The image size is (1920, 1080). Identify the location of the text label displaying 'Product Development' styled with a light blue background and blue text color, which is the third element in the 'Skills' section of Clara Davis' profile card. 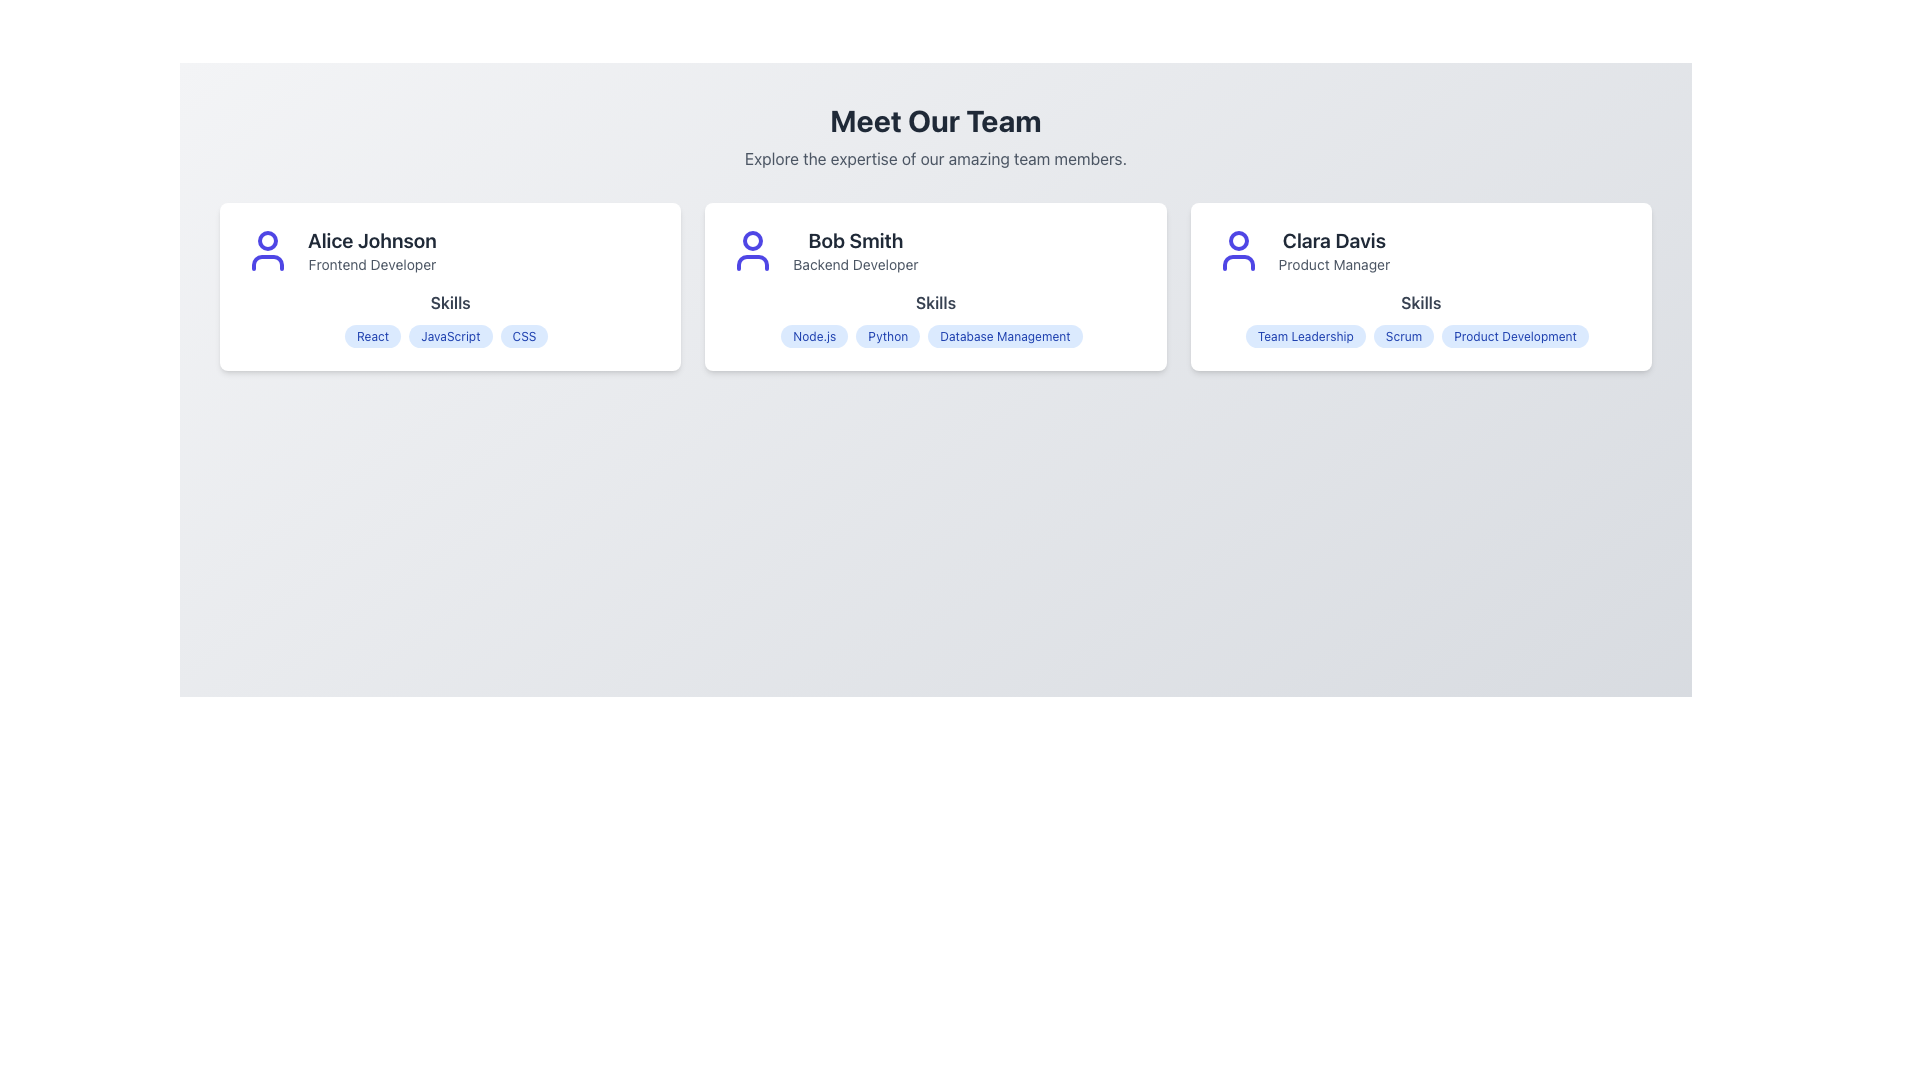
(1515, 335).